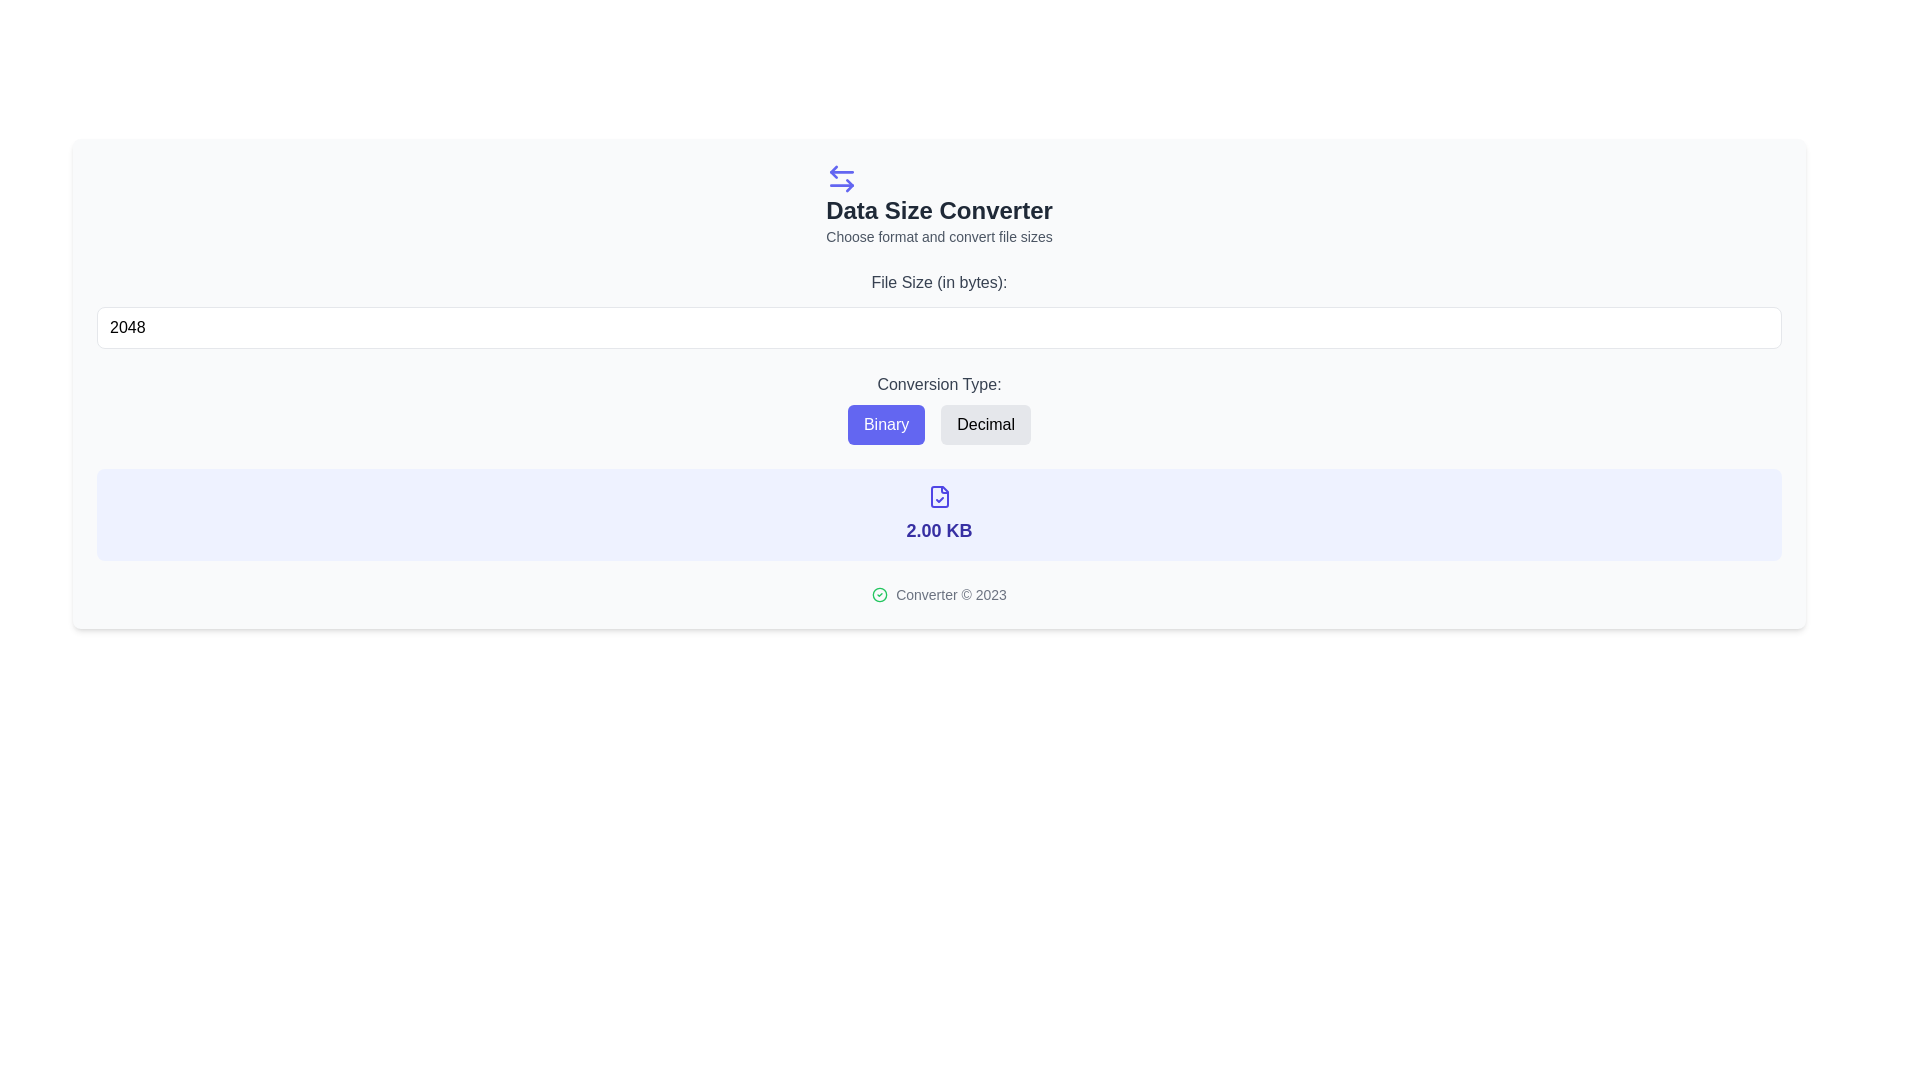 This screenshot has width=1920, height=1080. What do you see at coordinates (880, 593) in the screenshot?
I see `the status indicator icon located in the footer section next to the text 'Converter © 2023'` at bounding box center [880, 593].